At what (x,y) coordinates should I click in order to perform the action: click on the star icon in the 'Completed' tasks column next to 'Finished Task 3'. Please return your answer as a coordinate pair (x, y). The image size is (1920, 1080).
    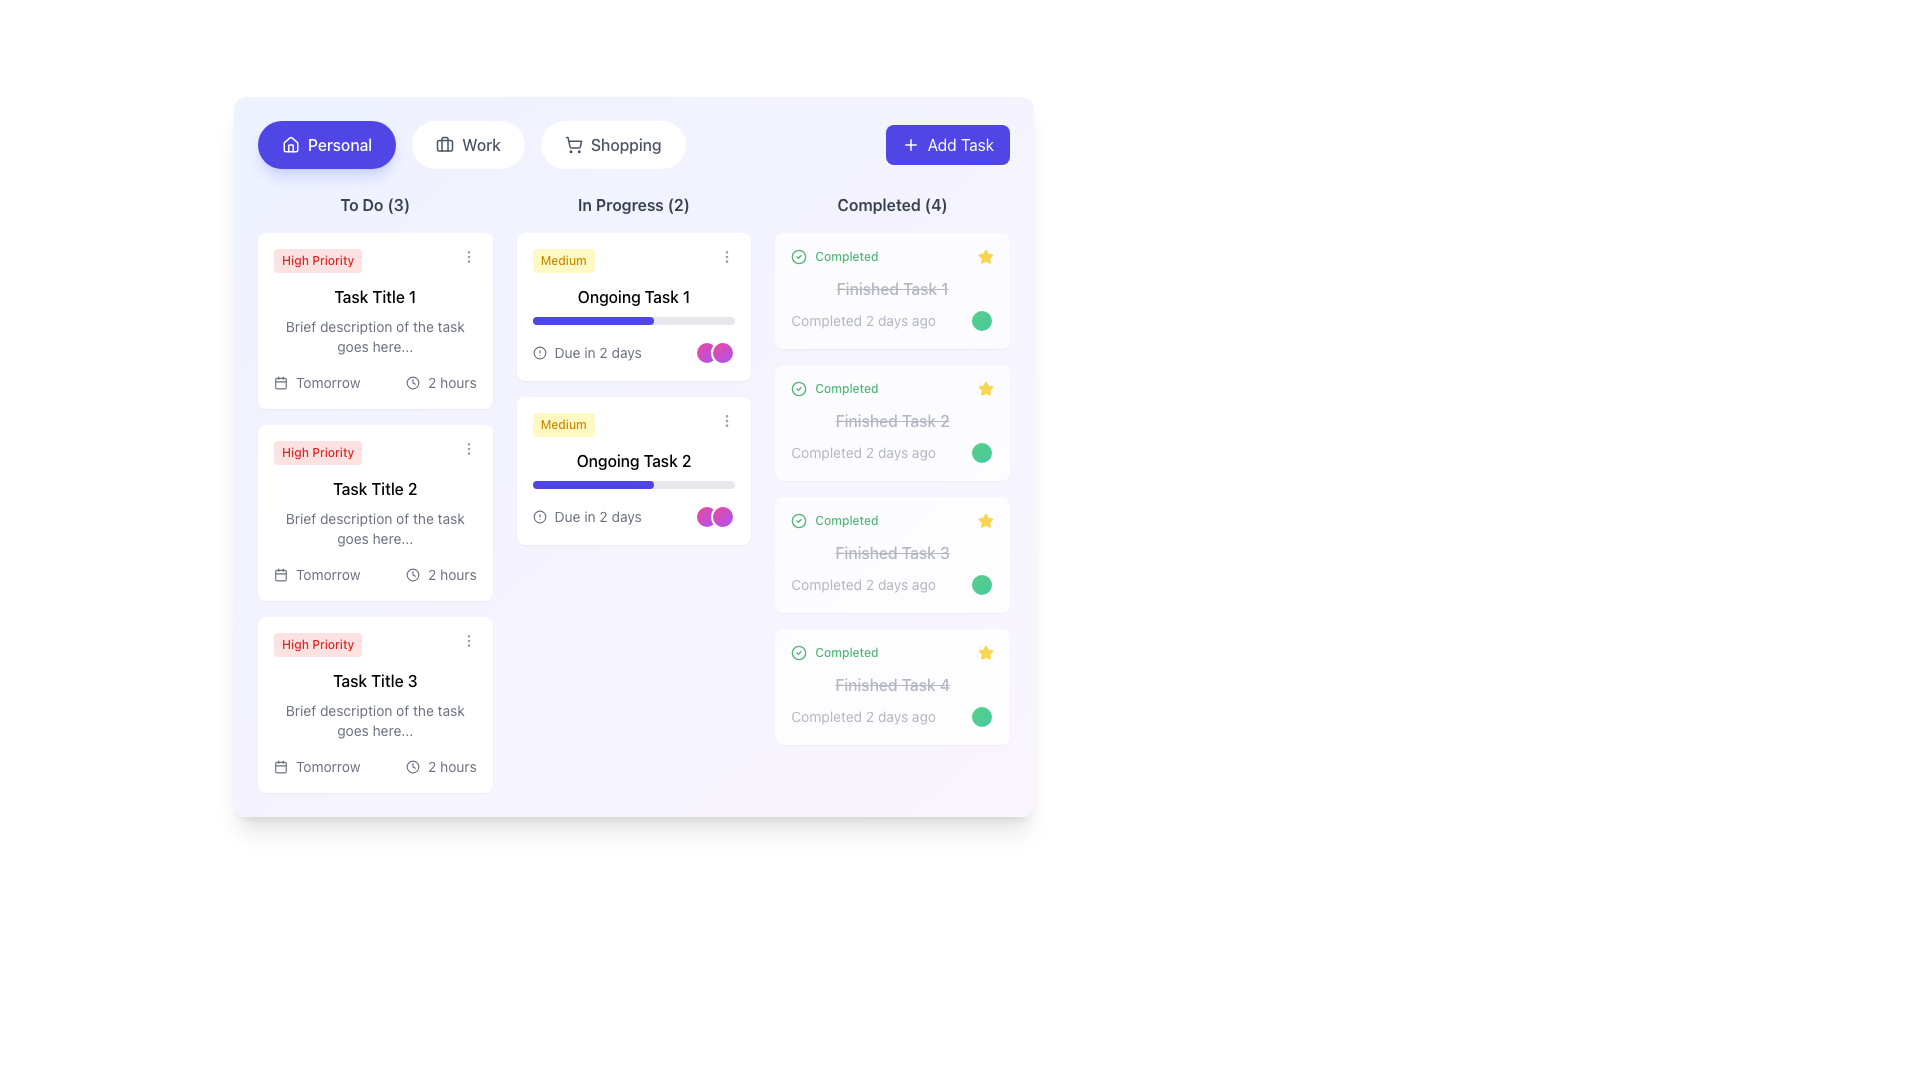
    Looking at the image, I should click on (985, 519).